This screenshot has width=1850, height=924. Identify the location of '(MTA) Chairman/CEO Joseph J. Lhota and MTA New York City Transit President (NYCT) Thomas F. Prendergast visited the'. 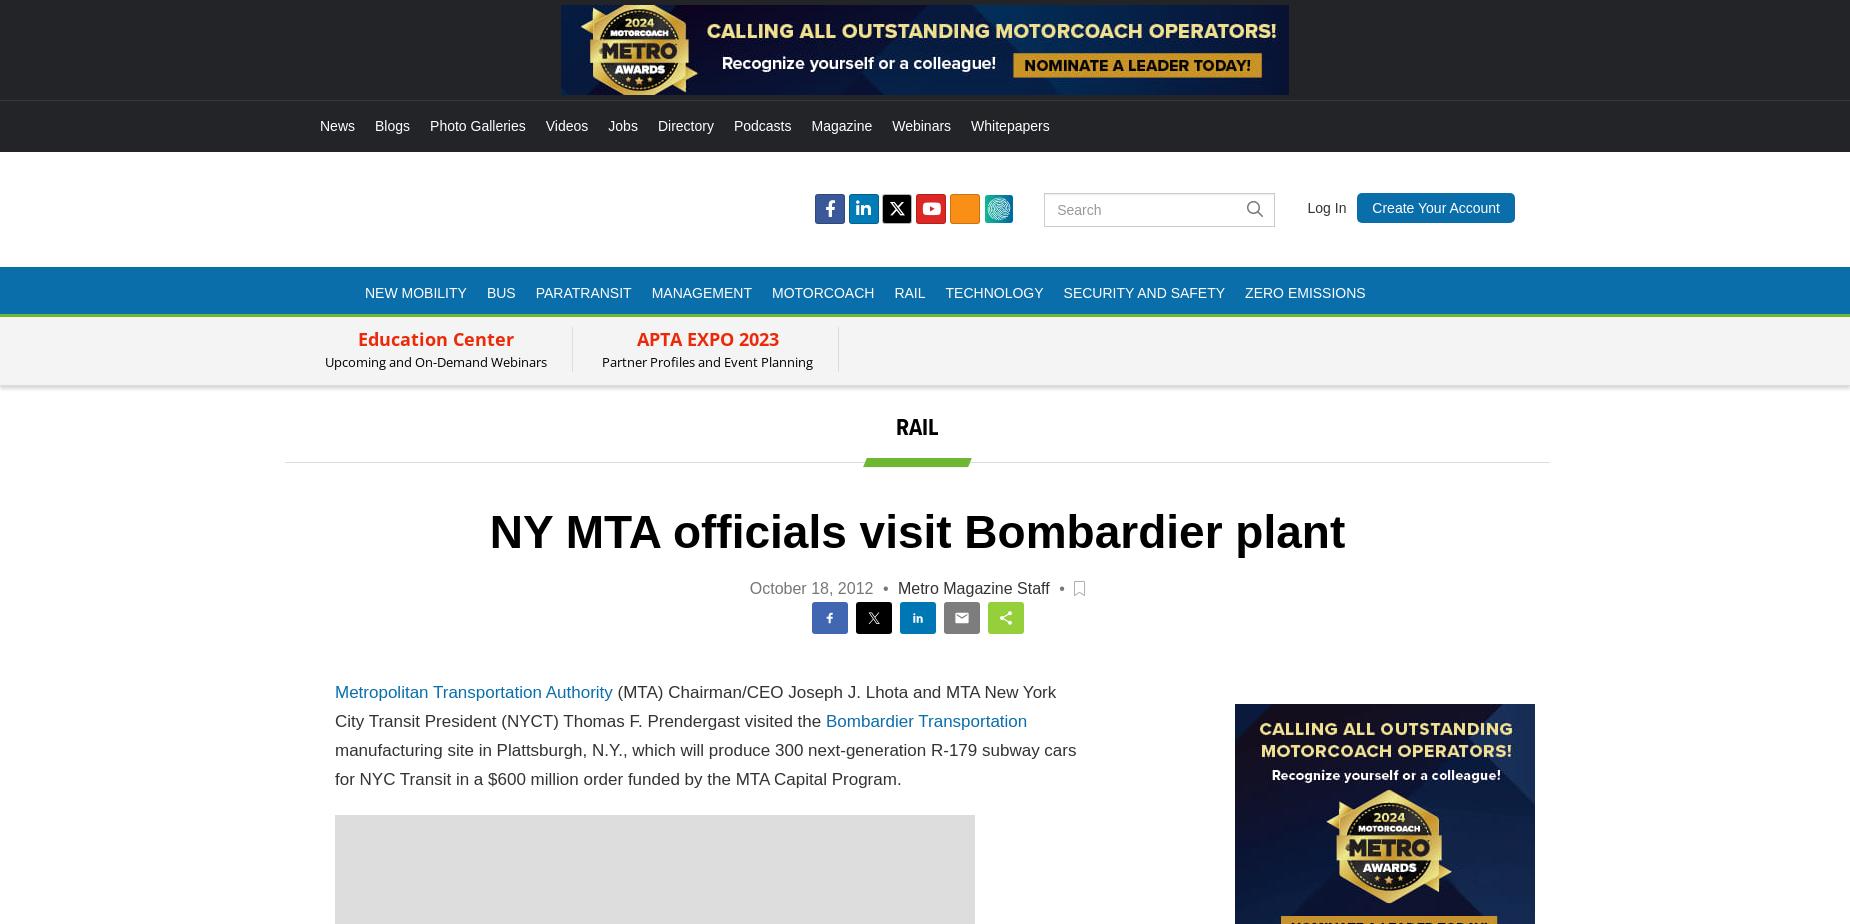
(695, 707).